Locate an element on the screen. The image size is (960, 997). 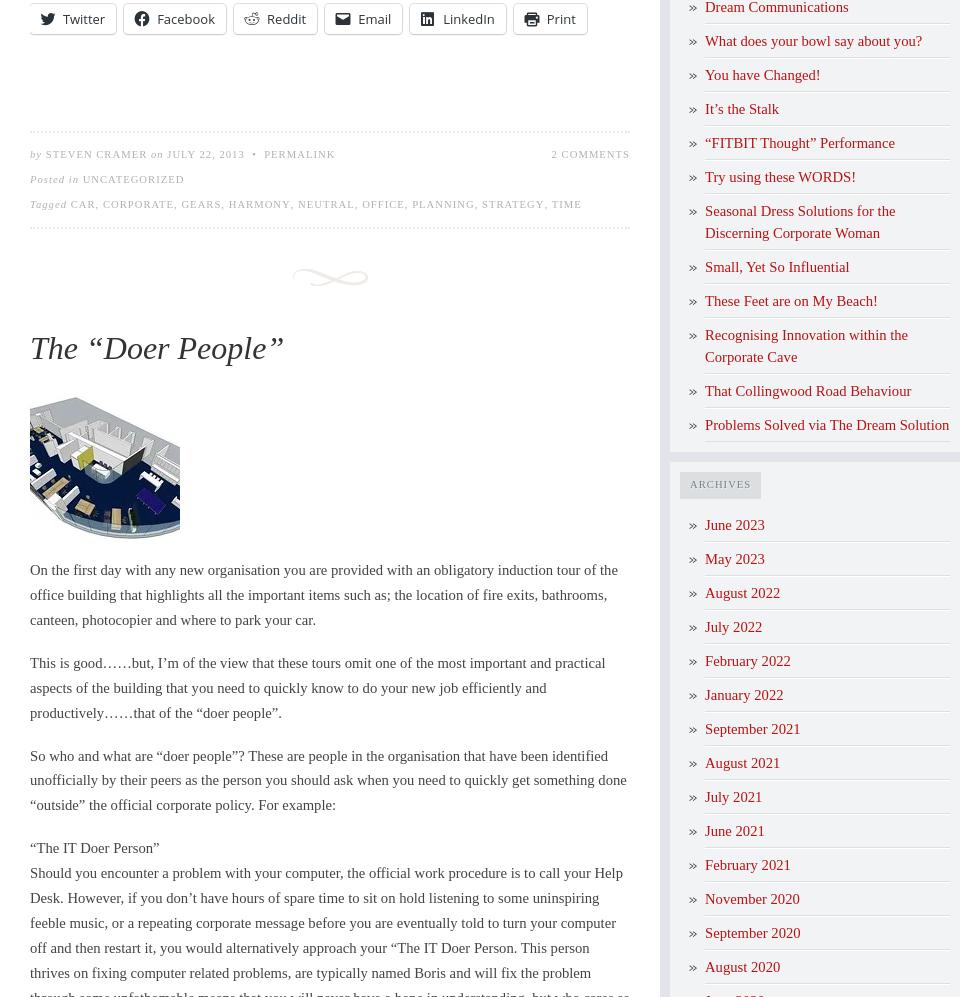
'May 2023' is located at coordinates (733, 558).